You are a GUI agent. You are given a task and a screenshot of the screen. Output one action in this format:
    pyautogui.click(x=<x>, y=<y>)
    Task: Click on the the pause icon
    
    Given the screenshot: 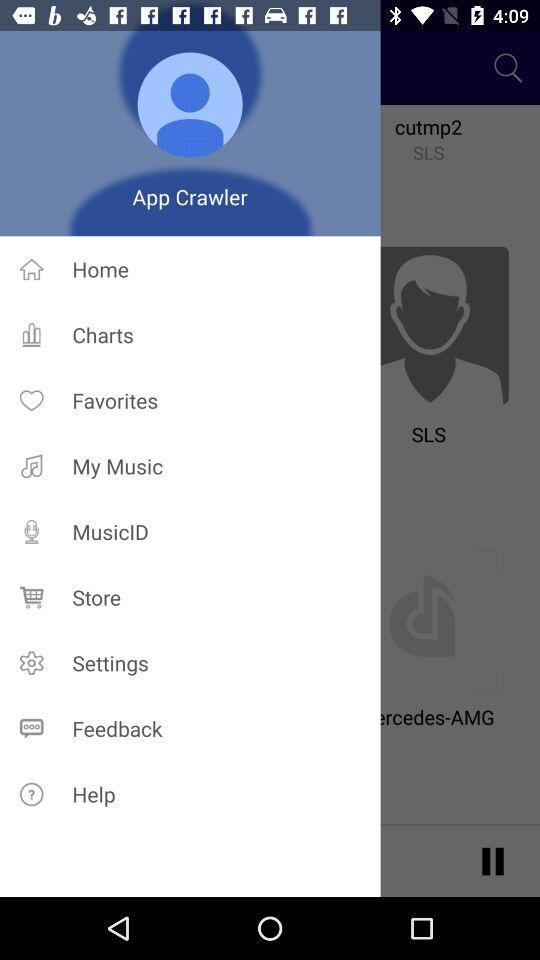 What is the action you would take?
    pyautogui.click(x=492, y=859)
    